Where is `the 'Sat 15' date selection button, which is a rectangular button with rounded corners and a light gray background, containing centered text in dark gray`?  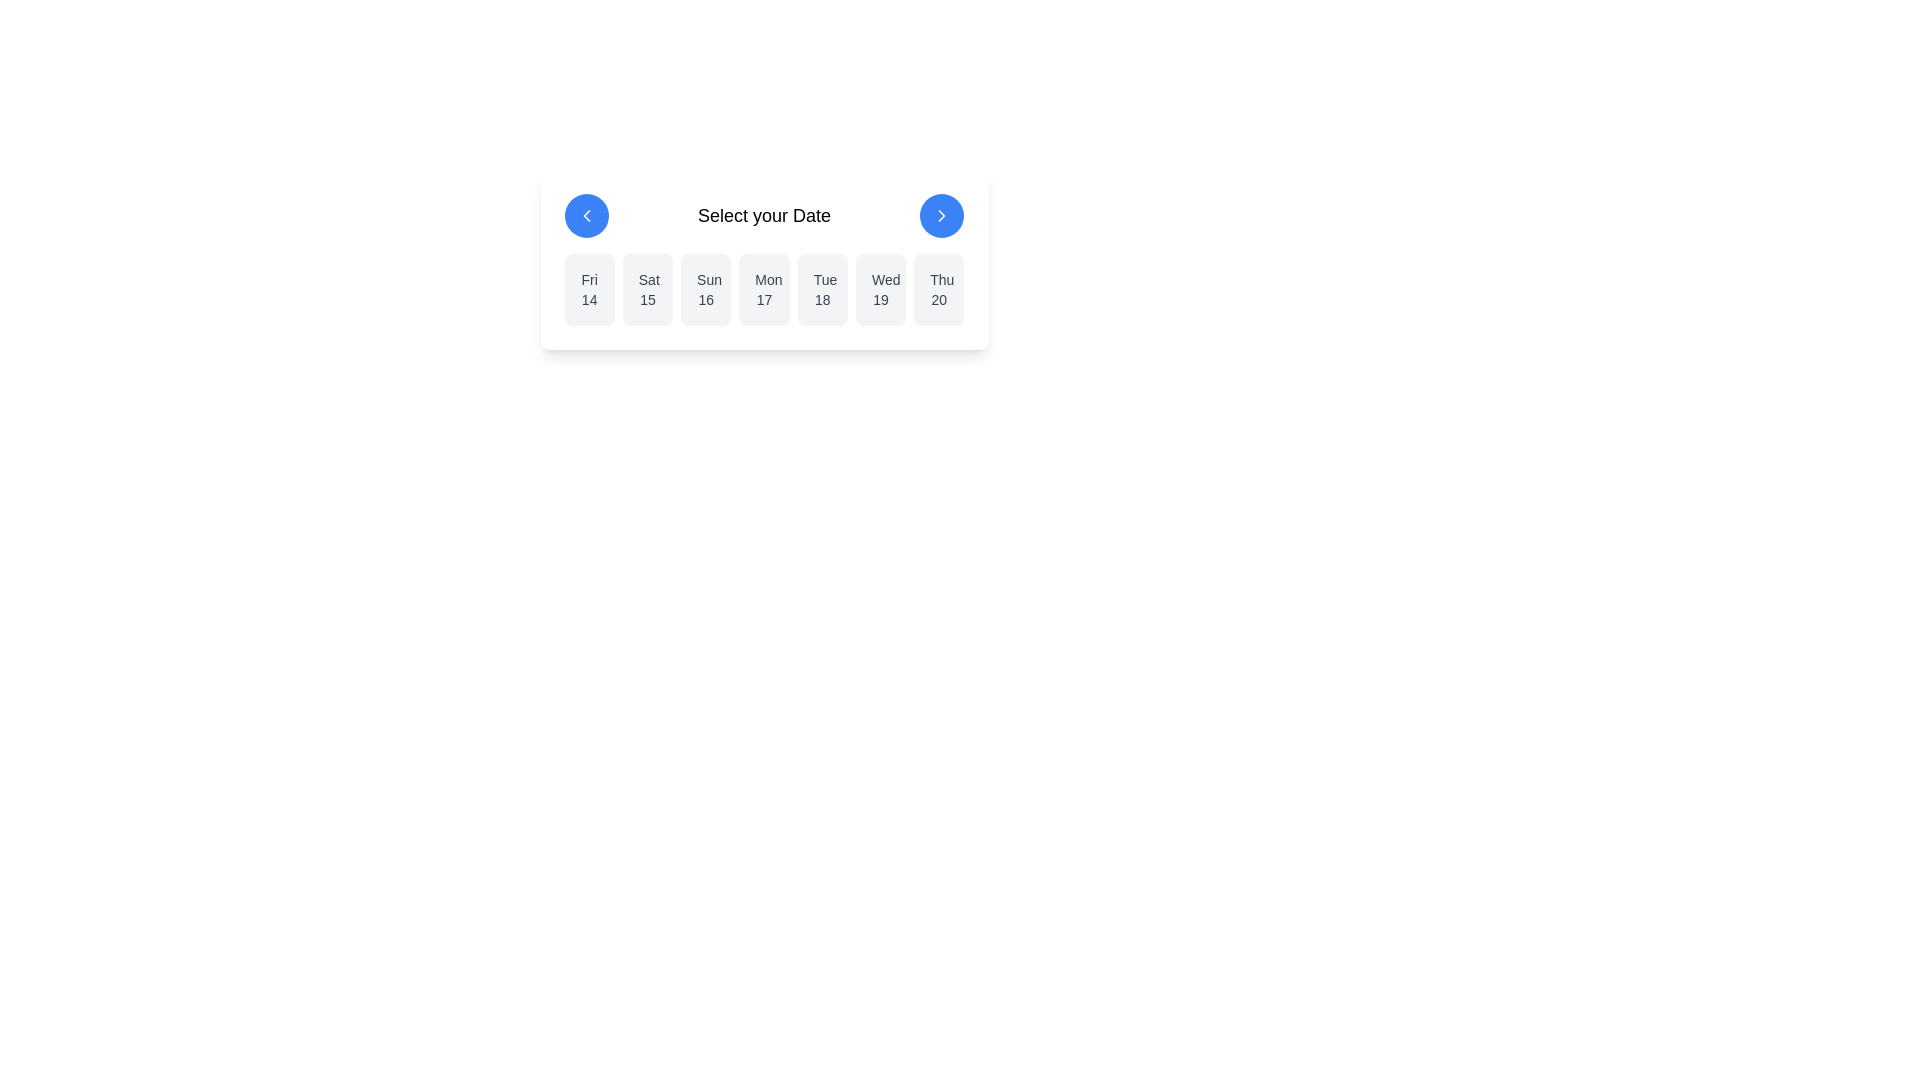
the 'Sat 15' date selection button, which is a rectangular button with rounded corners and a light gray background, containing centered text in dark gray is located at coordinates (648, 289).